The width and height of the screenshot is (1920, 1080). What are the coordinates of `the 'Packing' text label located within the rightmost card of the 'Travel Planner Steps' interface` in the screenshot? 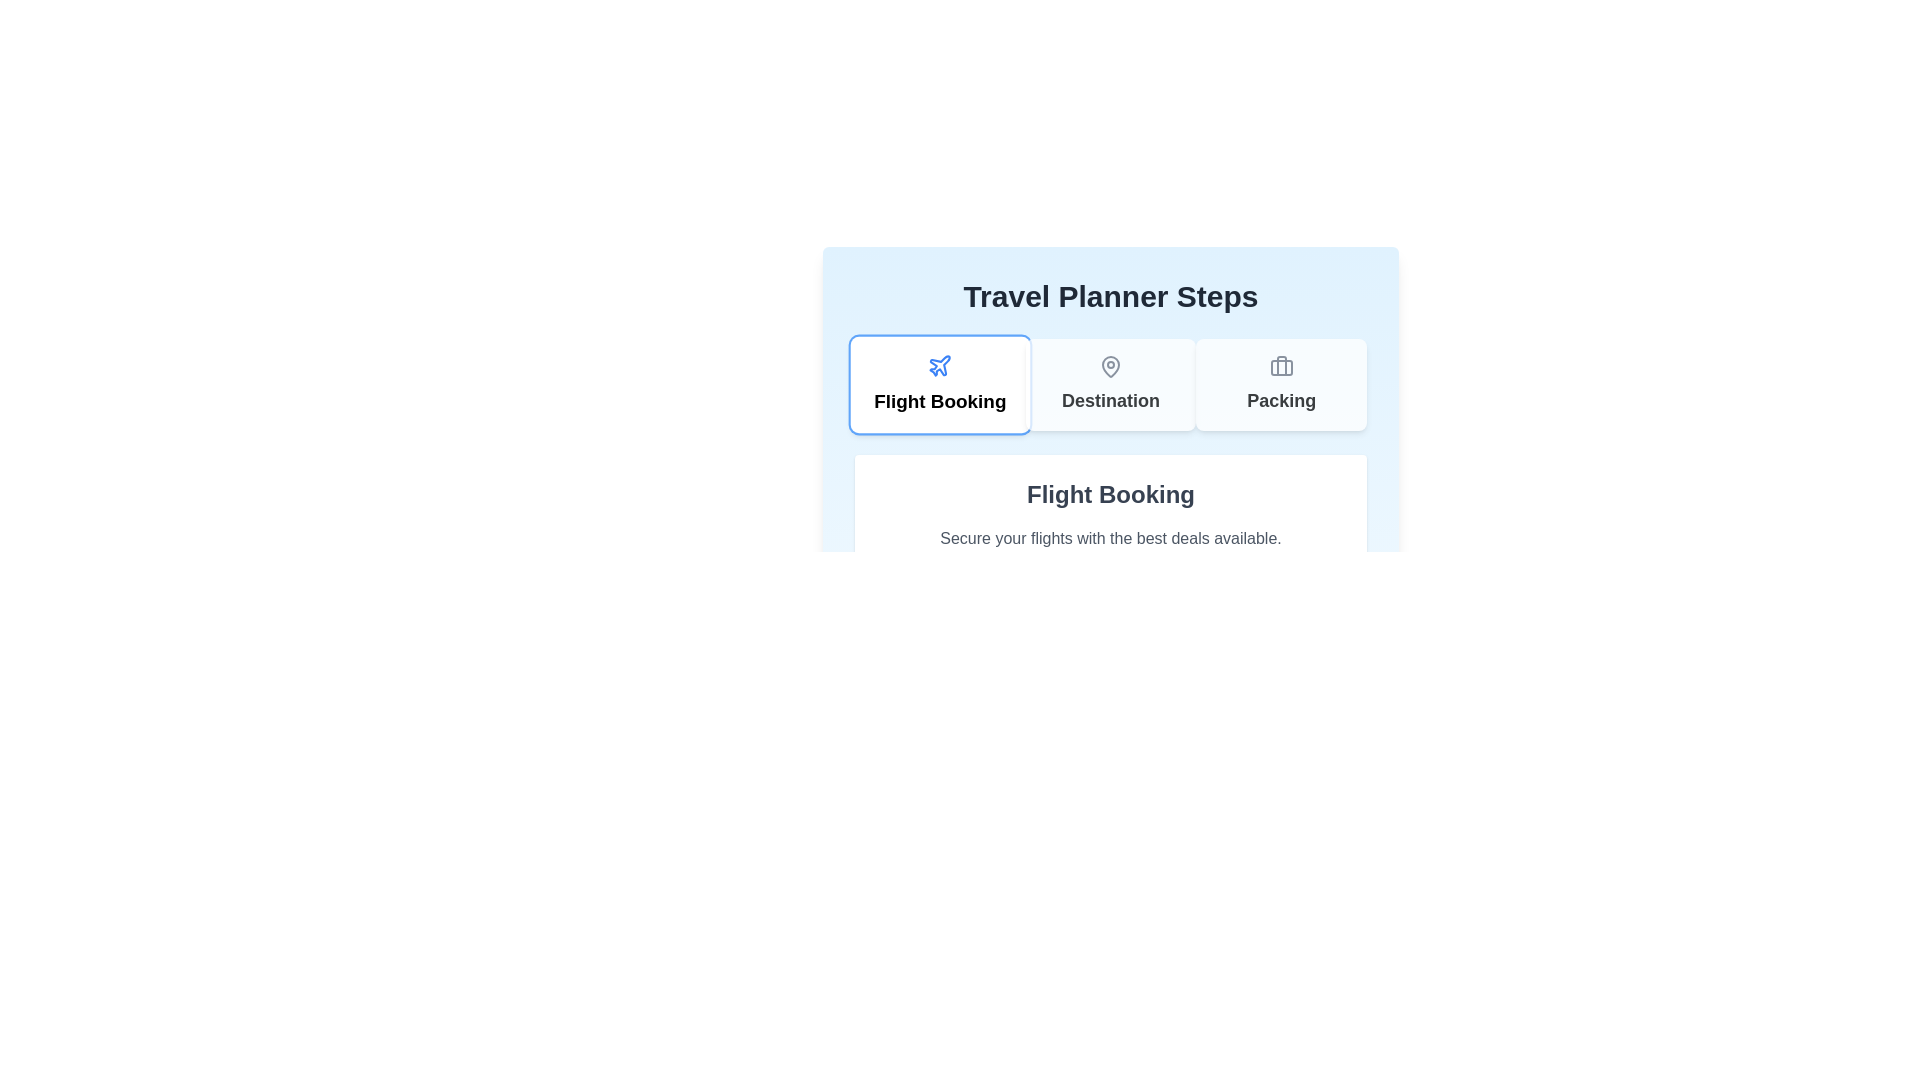 It's located at (1281, 401).